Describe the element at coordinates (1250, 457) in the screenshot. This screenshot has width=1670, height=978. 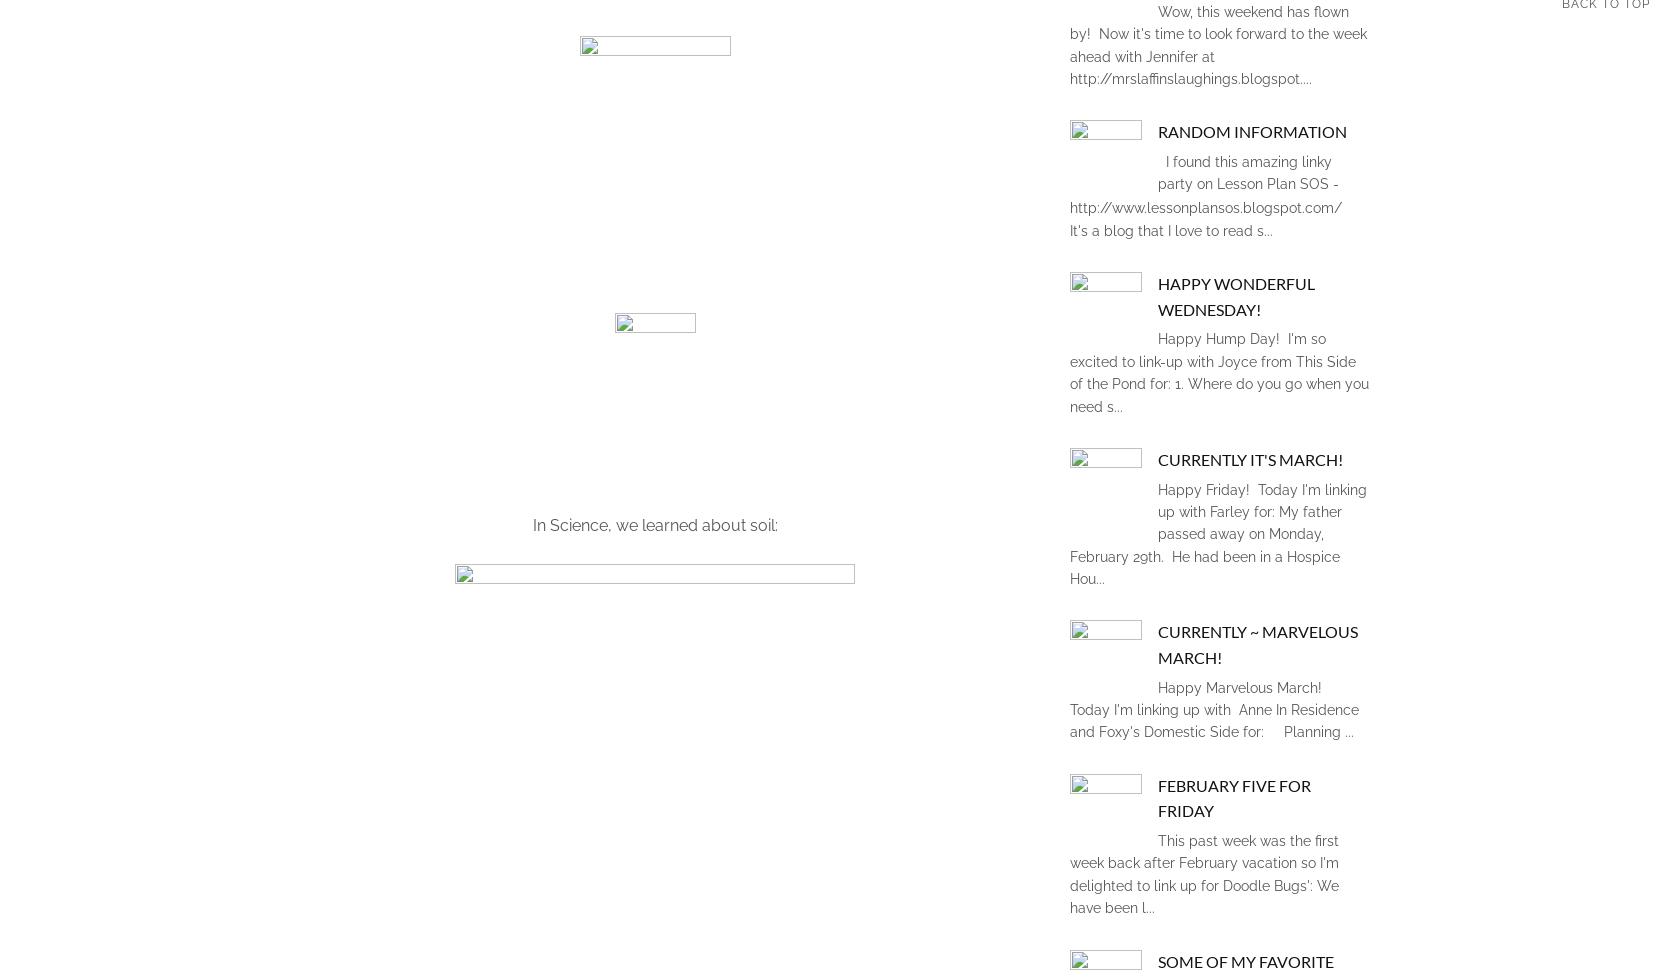
I see `'Currently it's March!'` at that location.